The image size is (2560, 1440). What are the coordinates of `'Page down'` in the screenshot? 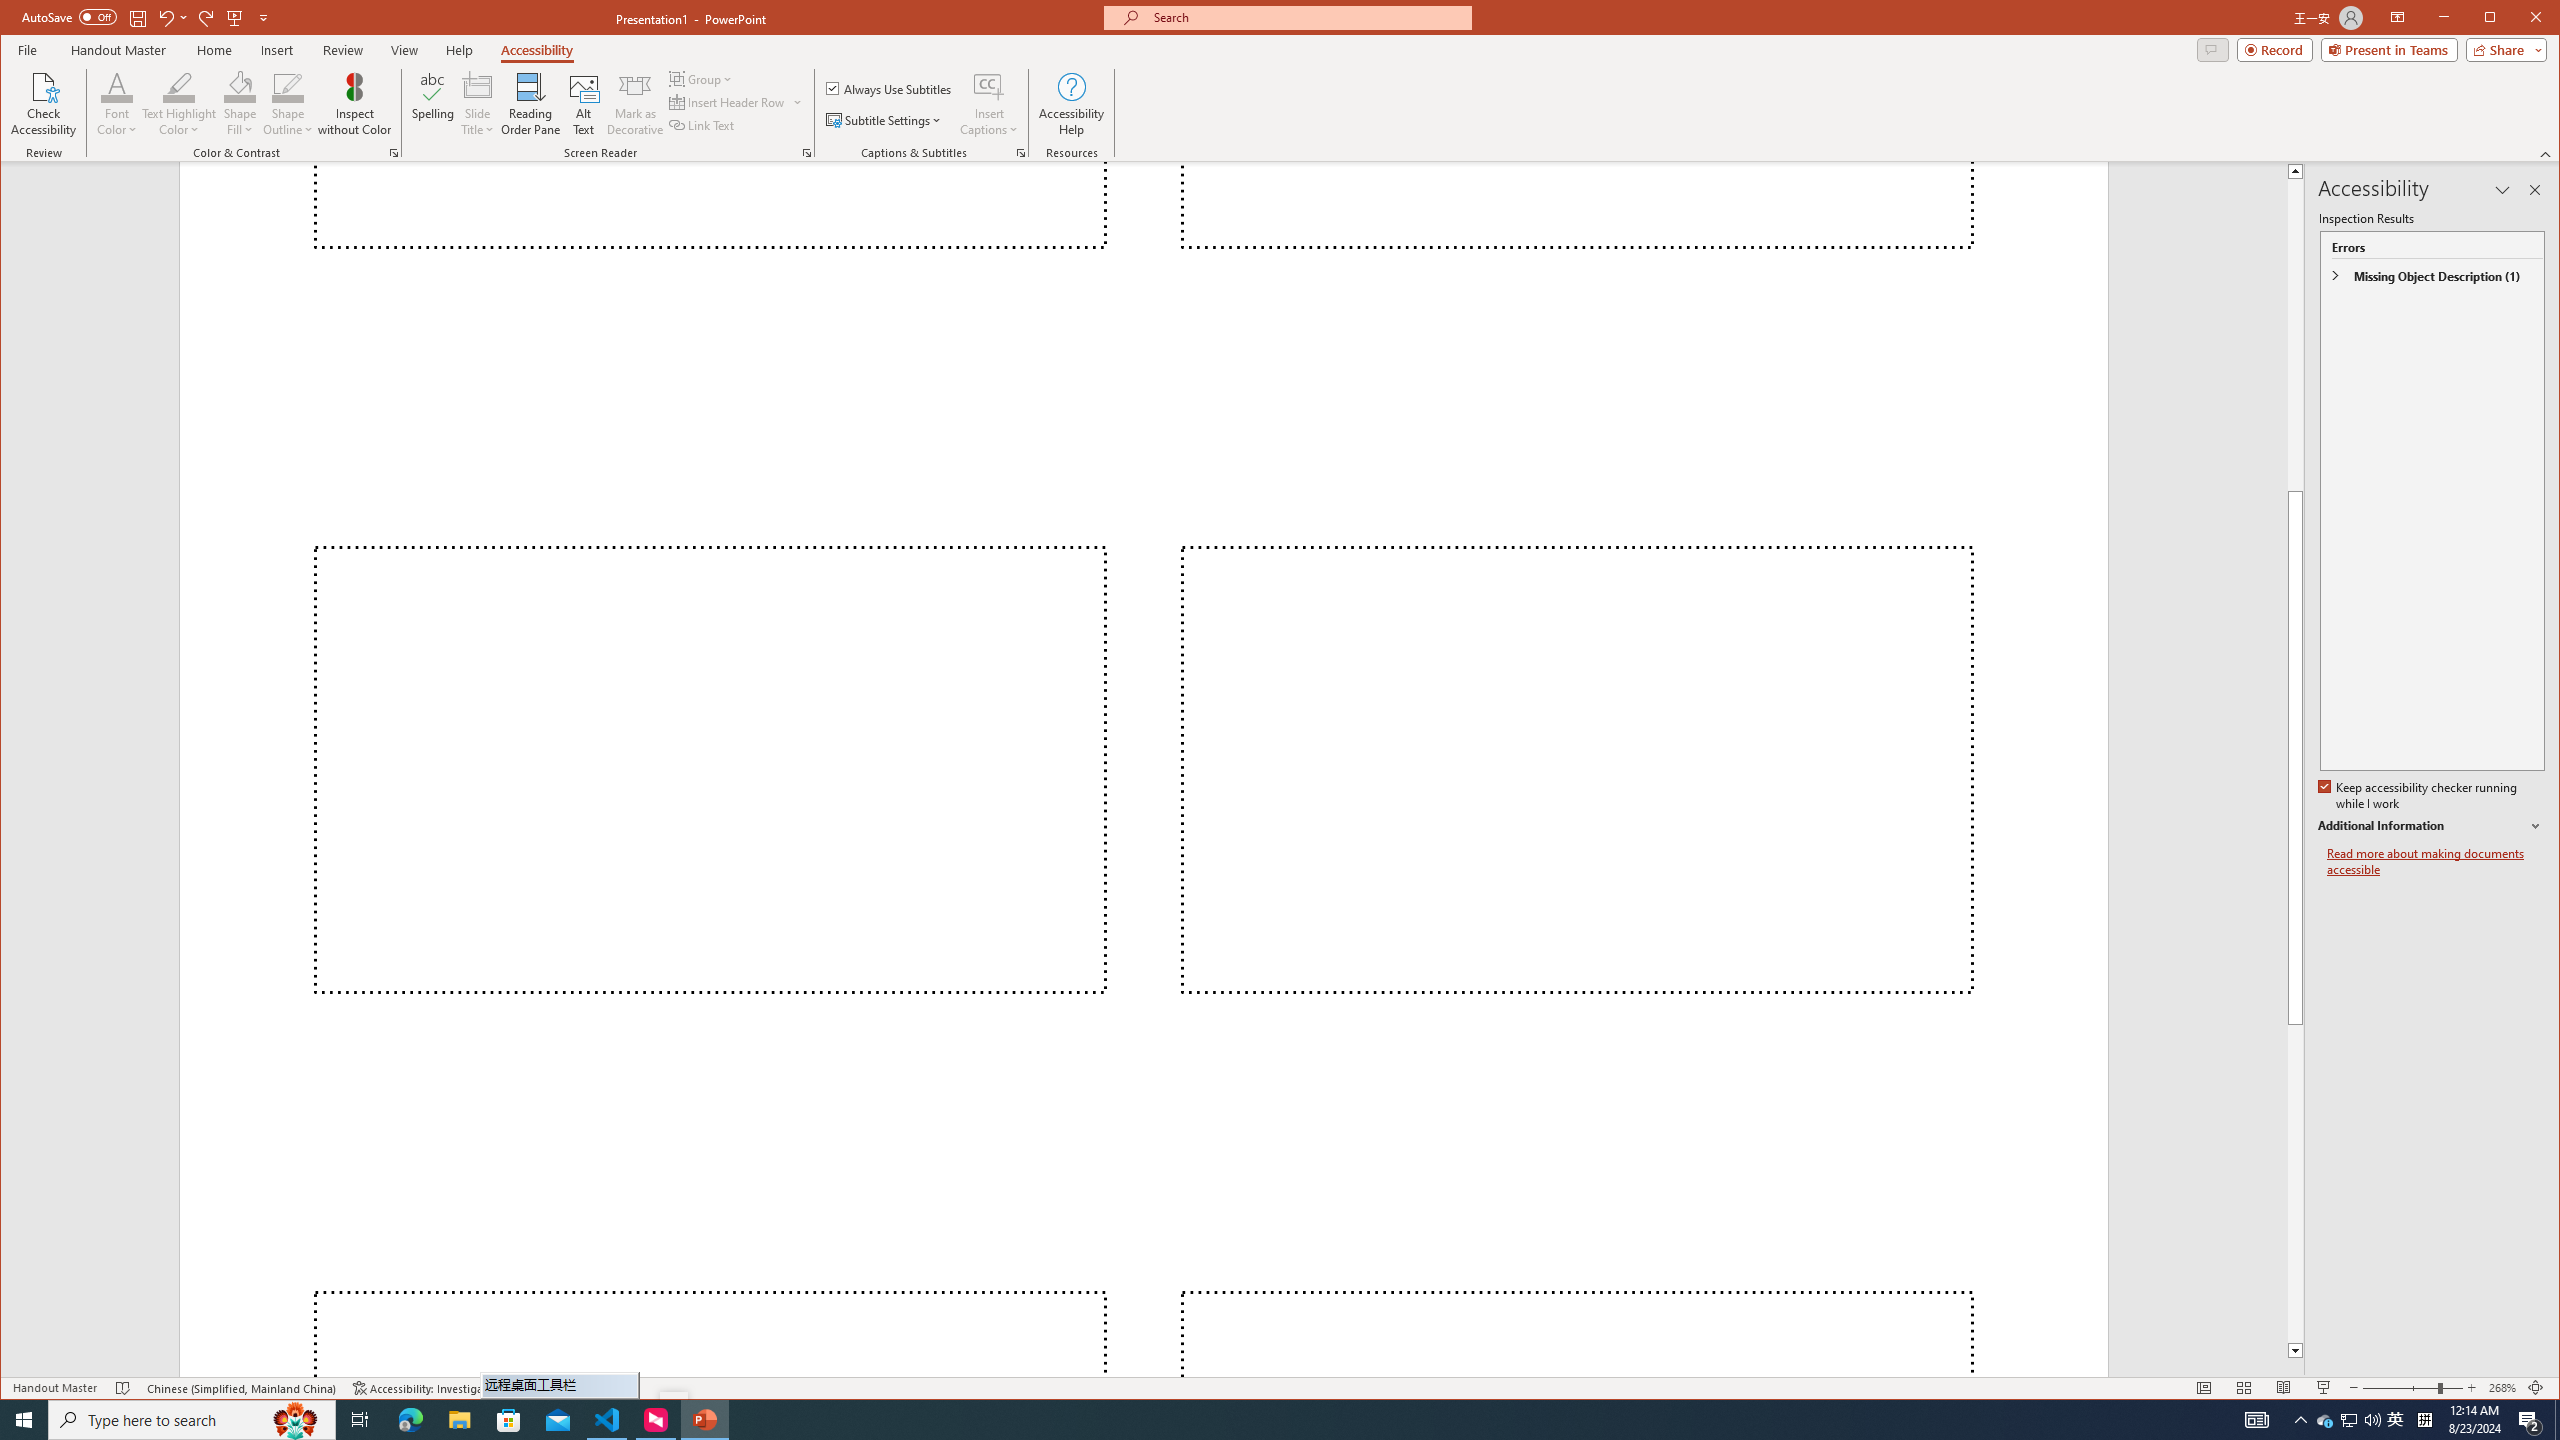 It's located at (2295, 1026).